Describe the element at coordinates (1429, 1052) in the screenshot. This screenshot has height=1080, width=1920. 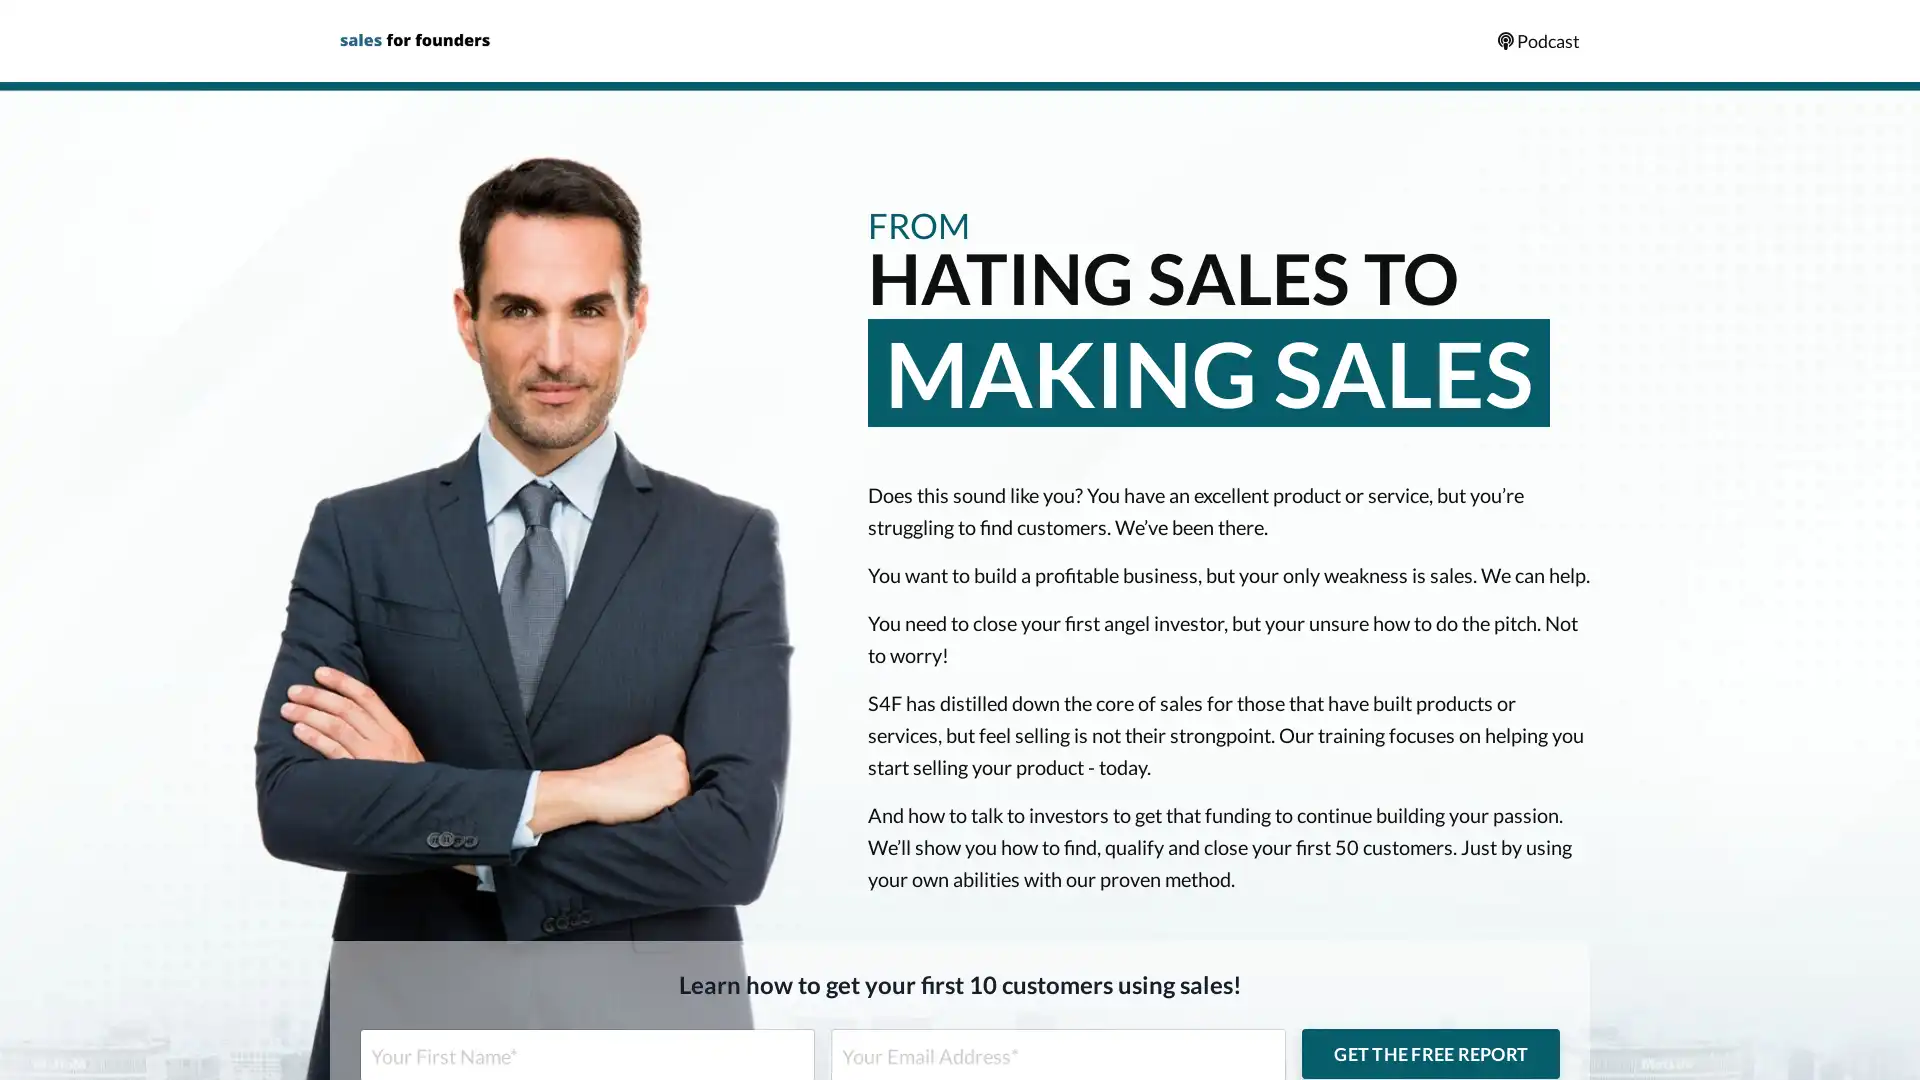
I see `GET THE FREE REPORT` at that location.